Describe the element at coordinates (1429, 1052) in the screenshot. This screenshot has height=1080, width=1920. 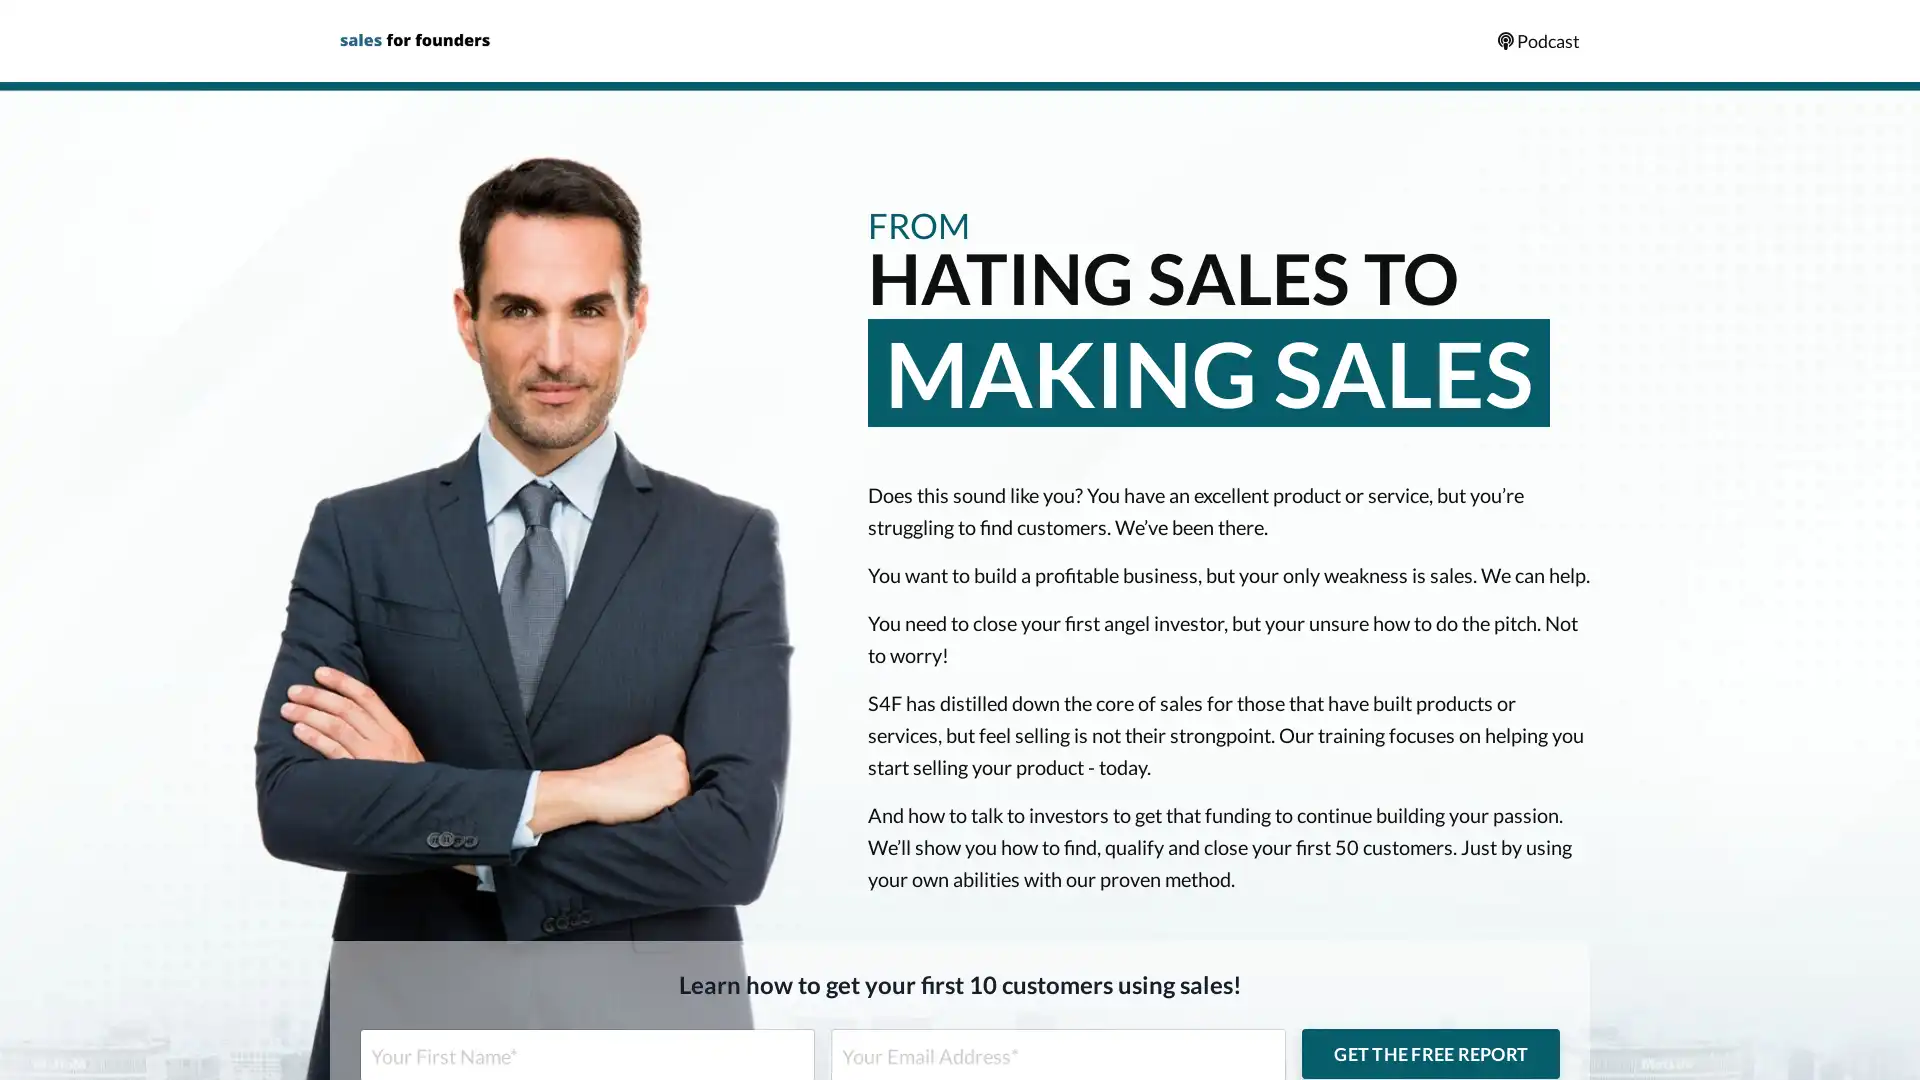
I see `GET THE FREE REPORT` at that location.